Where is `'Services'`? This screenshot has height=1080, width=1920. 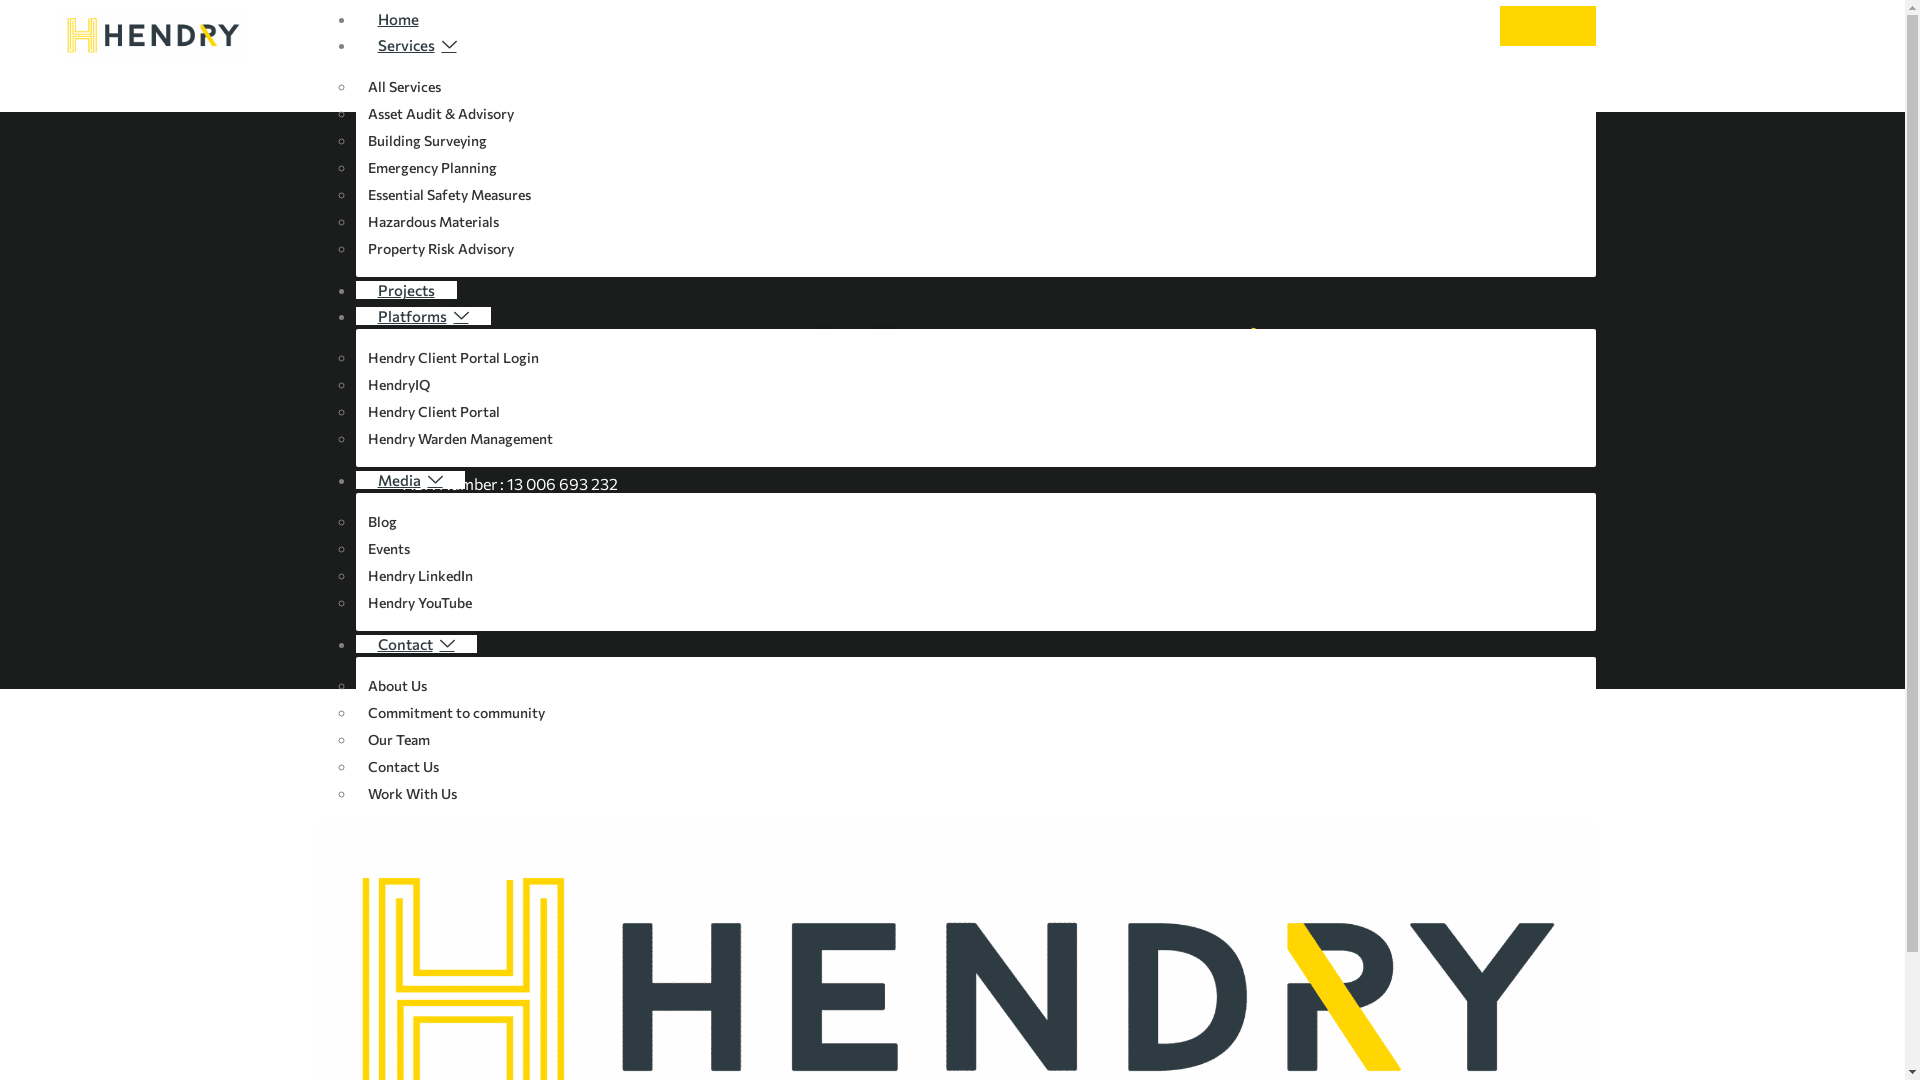 'Services' is located at coordinates (355, 45).